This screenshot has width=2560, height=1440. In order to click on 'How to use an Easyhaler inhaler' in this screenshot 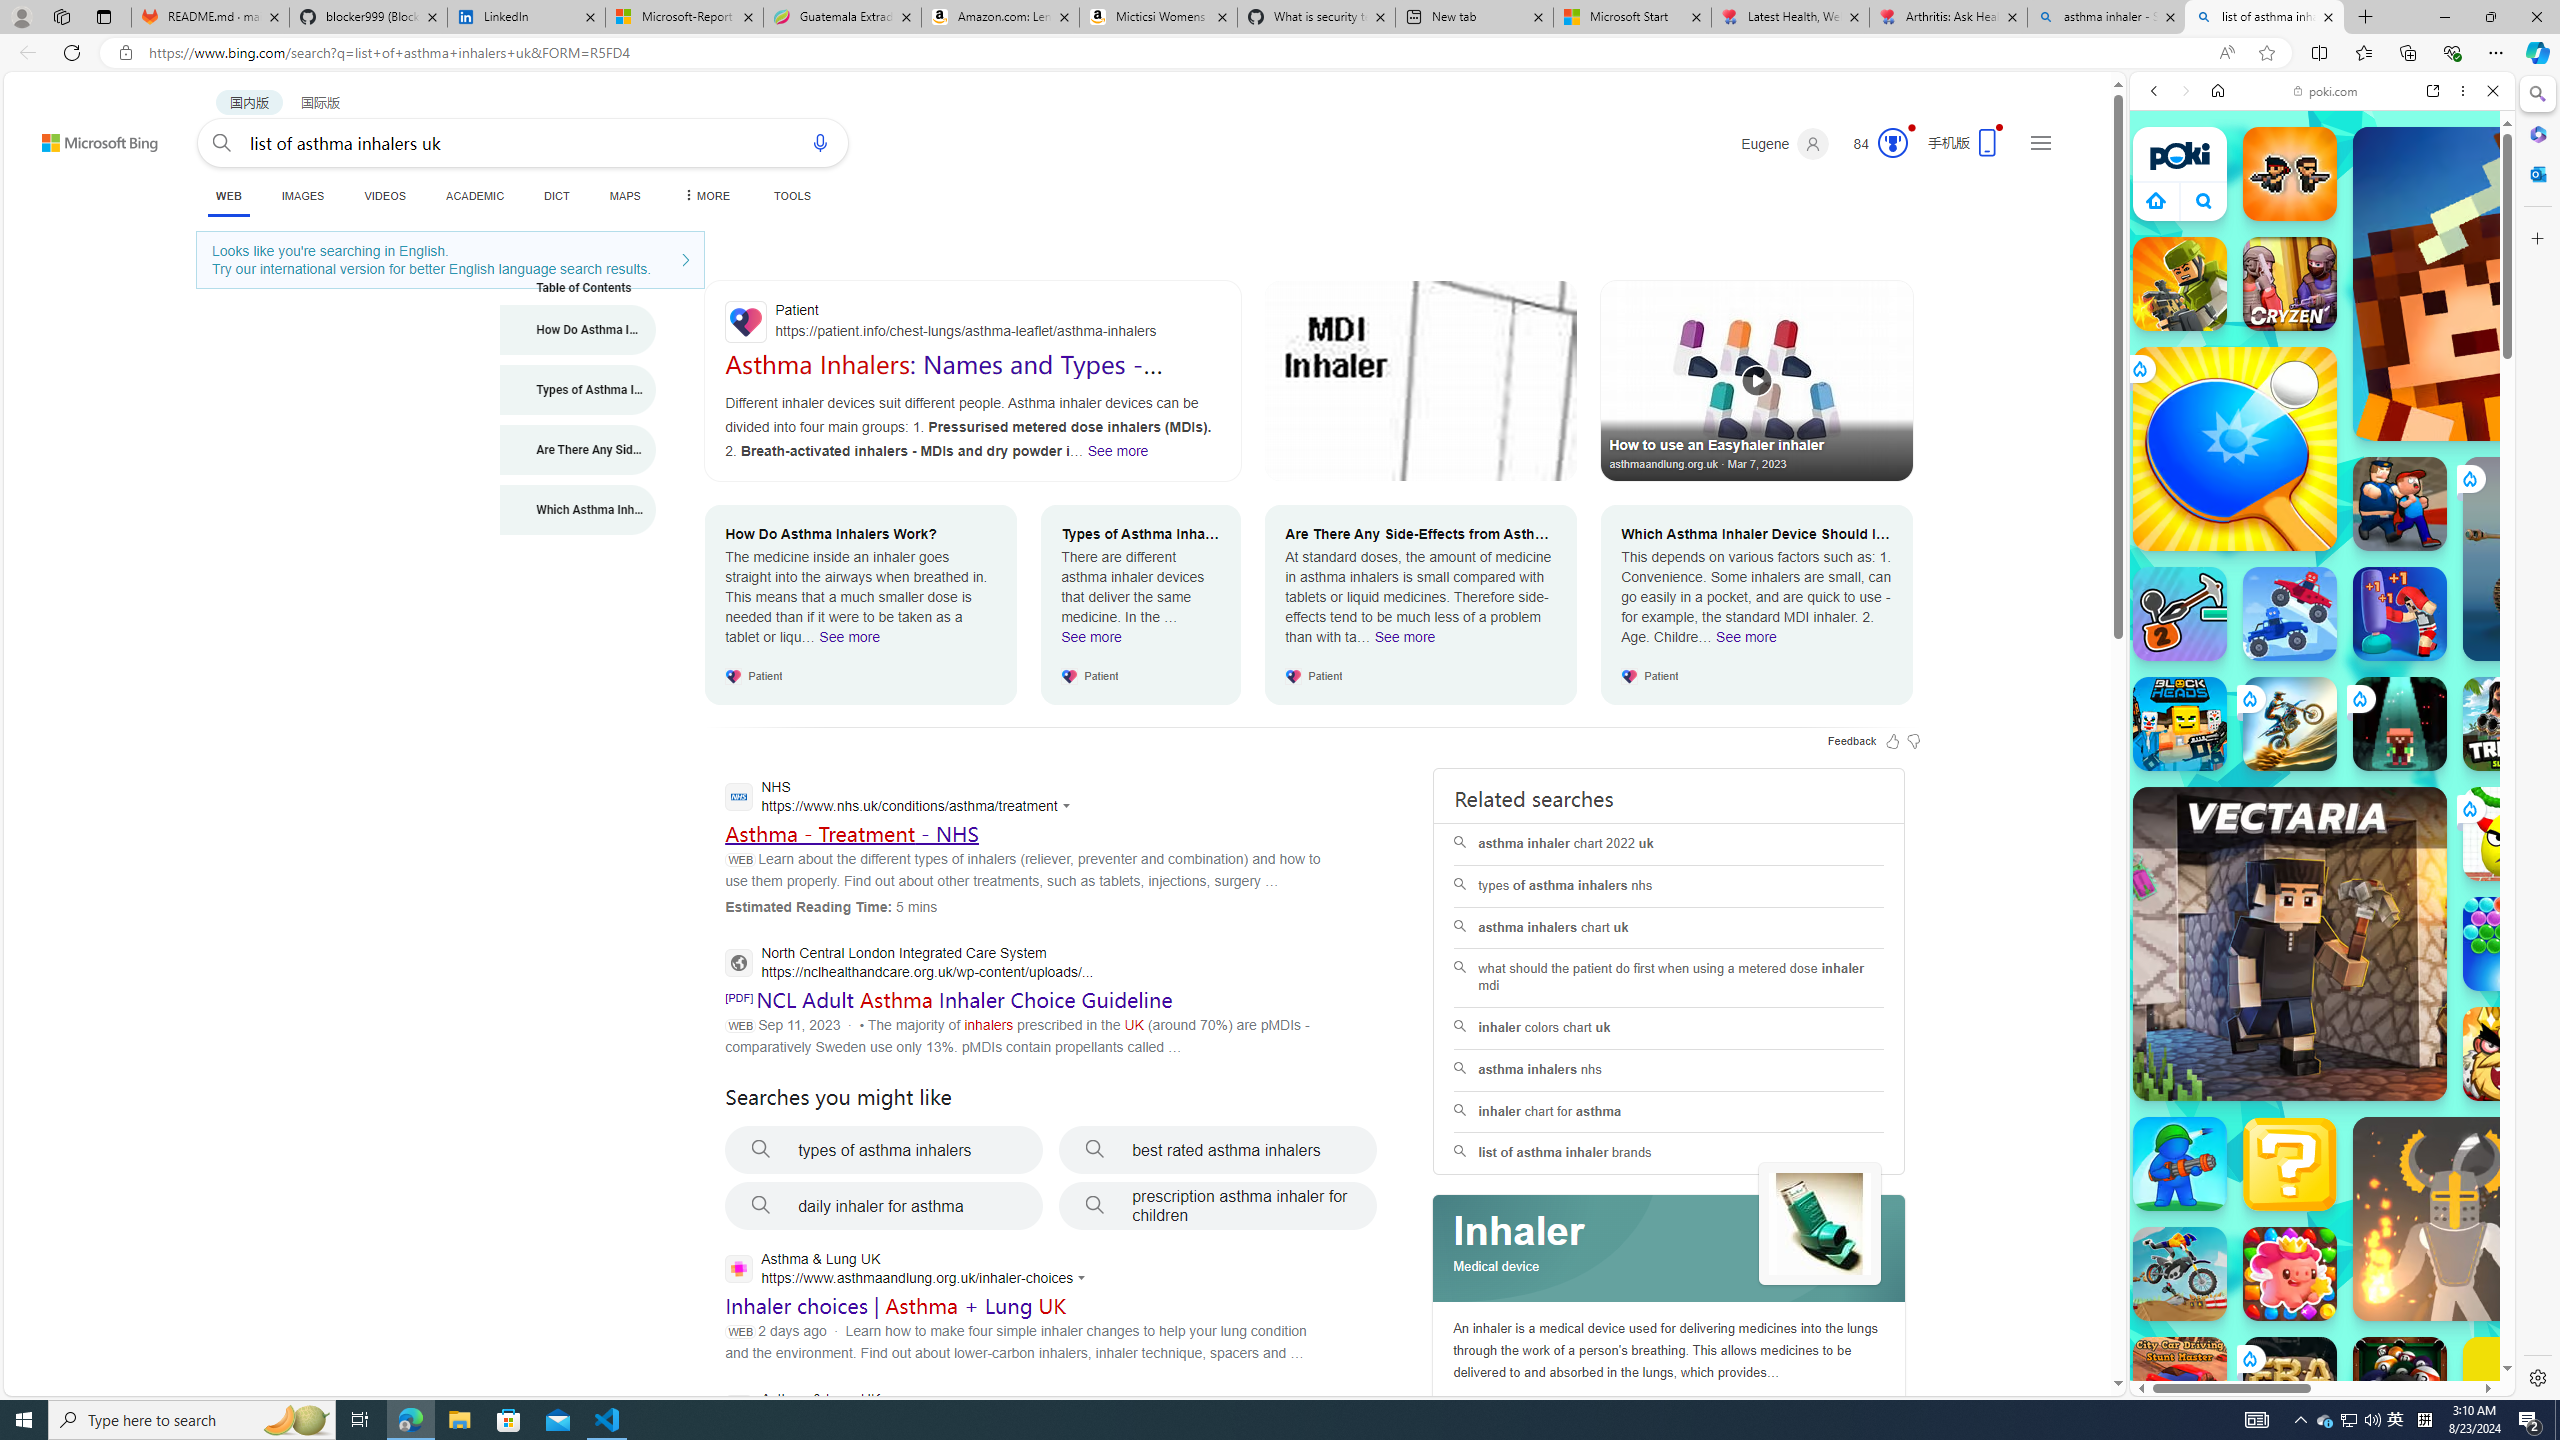, I will do `click(1756, 379)`.